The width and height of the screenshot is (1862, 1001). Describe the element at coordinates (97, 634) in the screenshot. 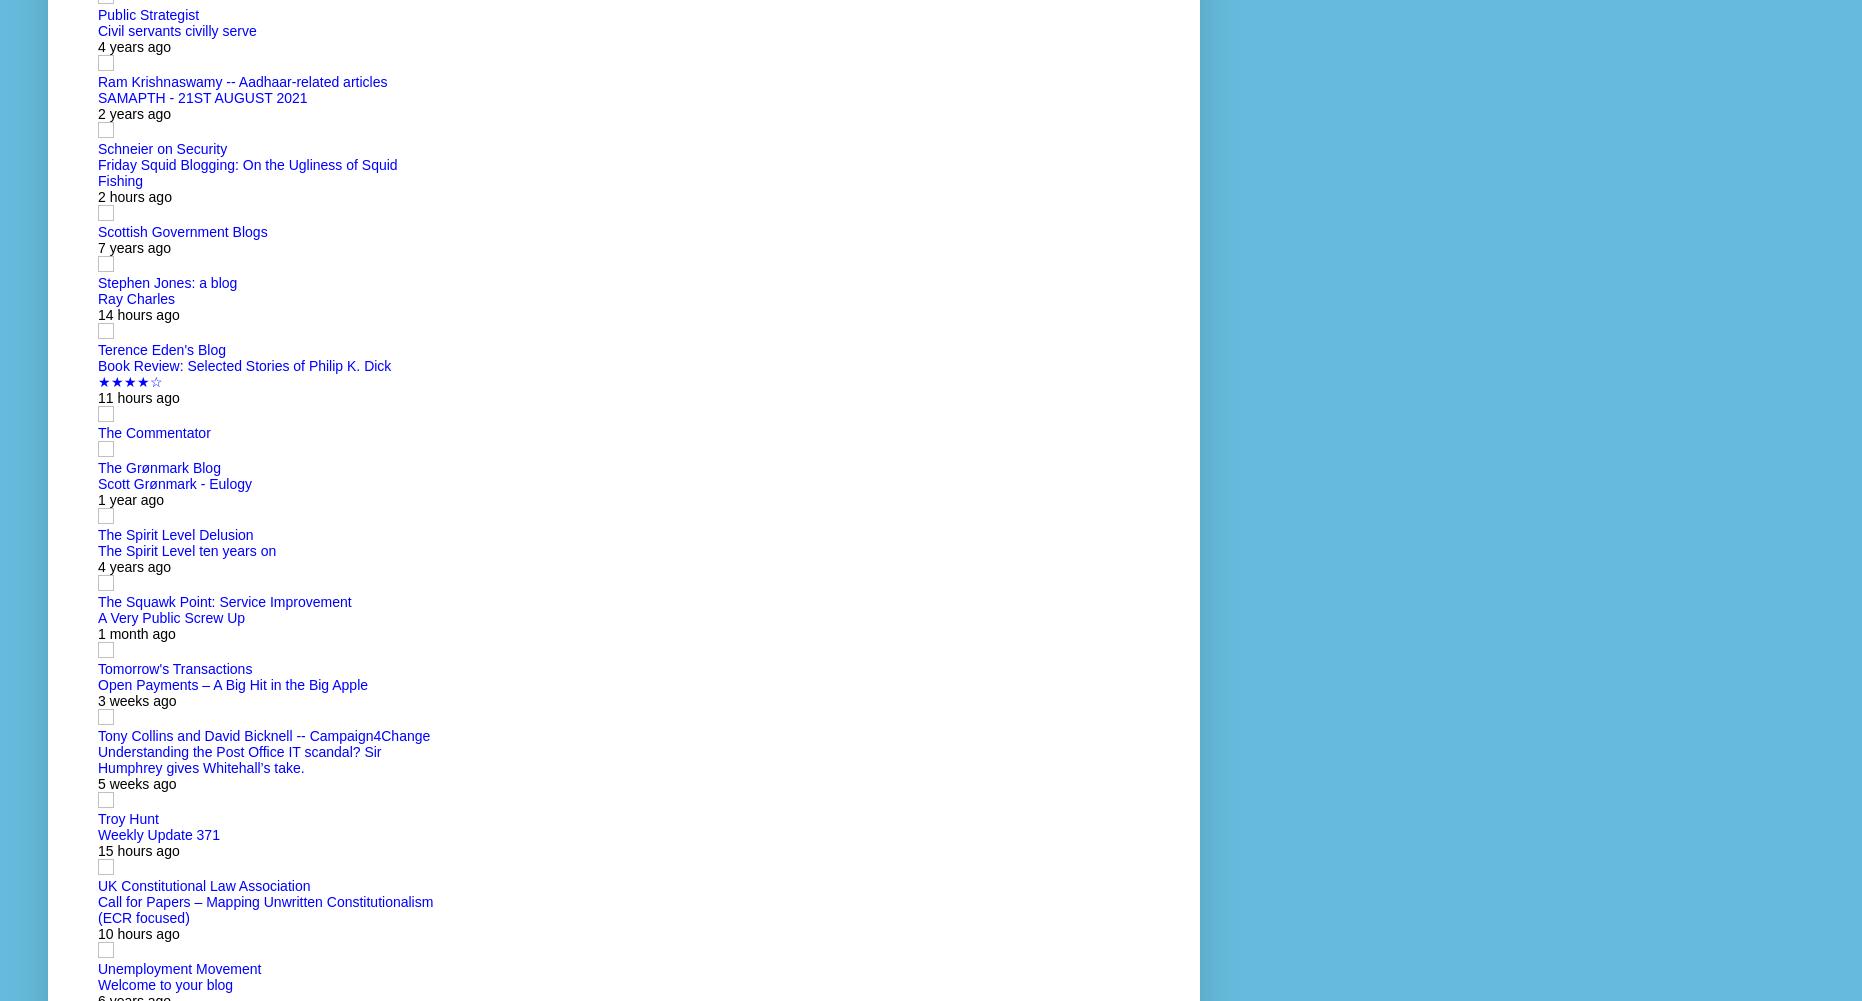

I see `'1 month ago'` at that location.